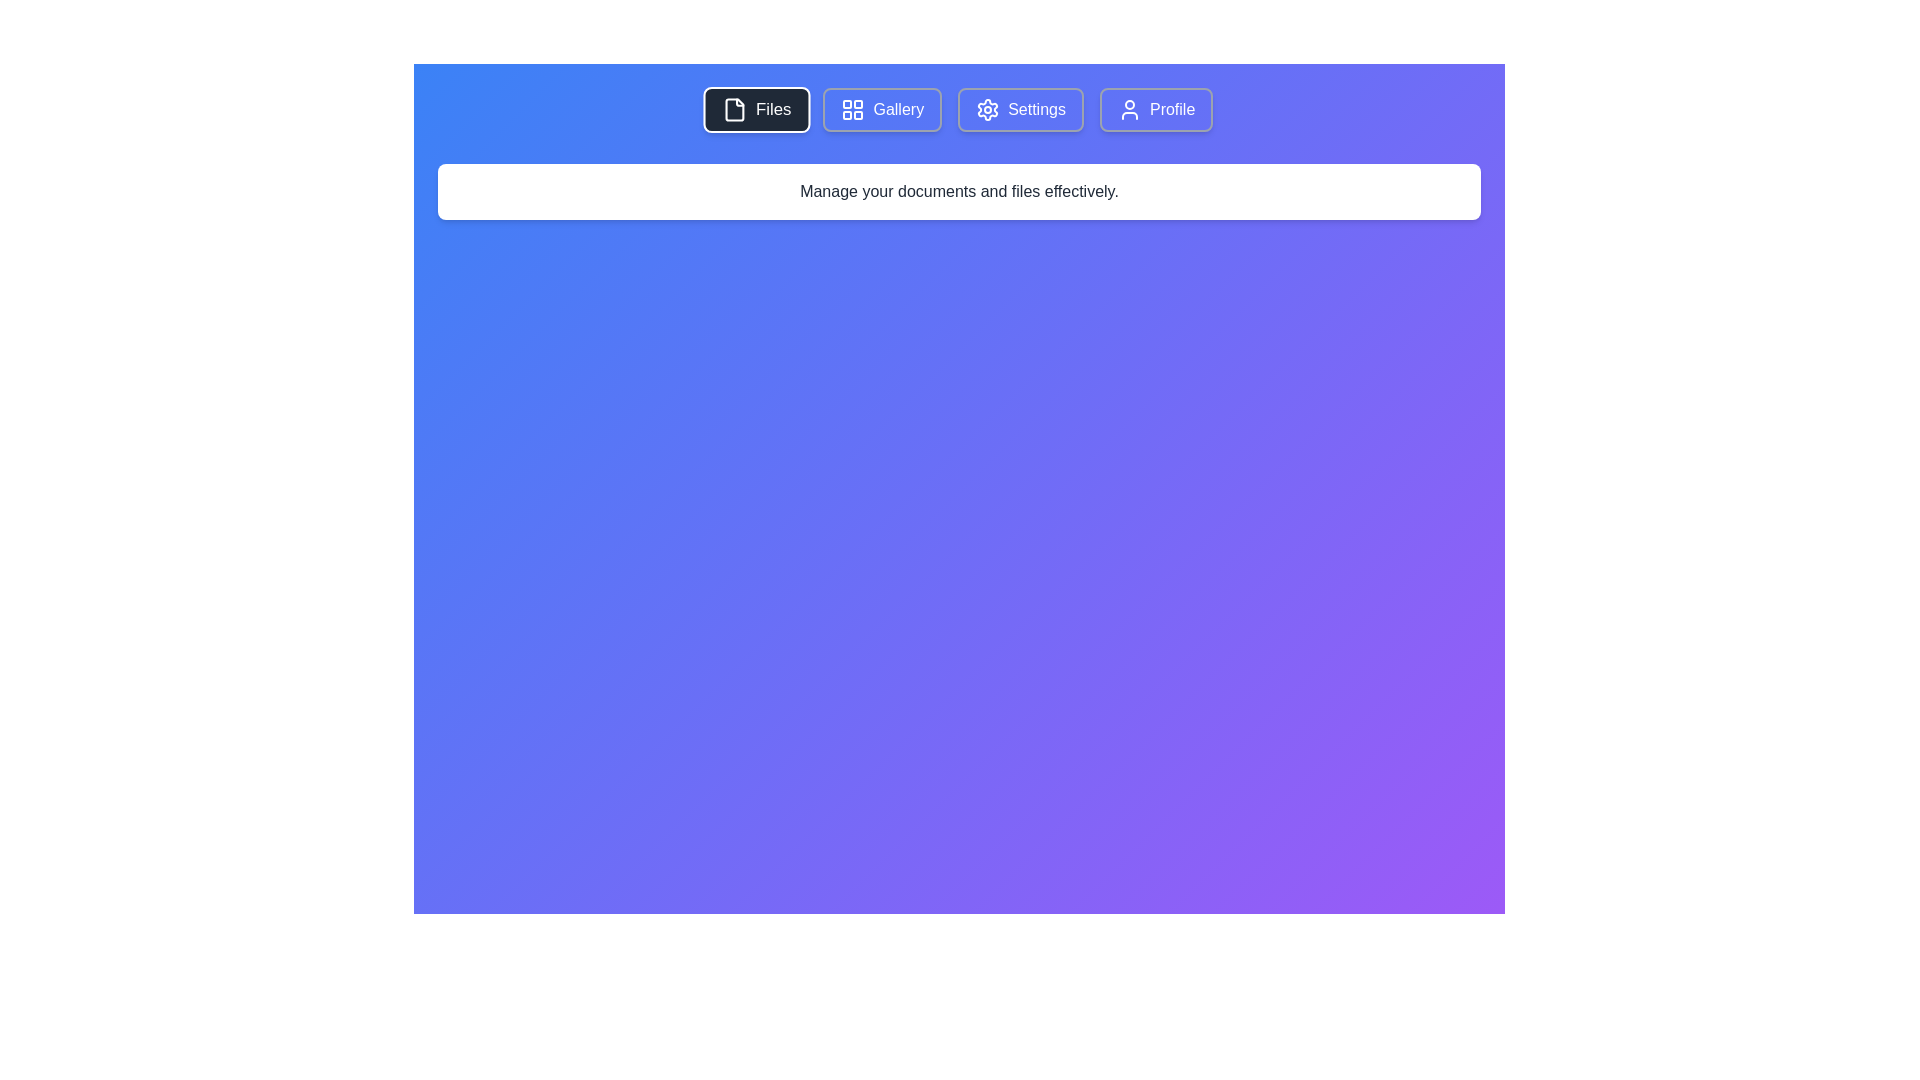 Image resolution: width=1920 pixels, height=1080 pixels. Describe the element at coordinates (1129, 110) in the screenshot. I see `the user profile icon located inside the 'Profile' button, which is the last button in a row of four on the top navigation bar` at that location.